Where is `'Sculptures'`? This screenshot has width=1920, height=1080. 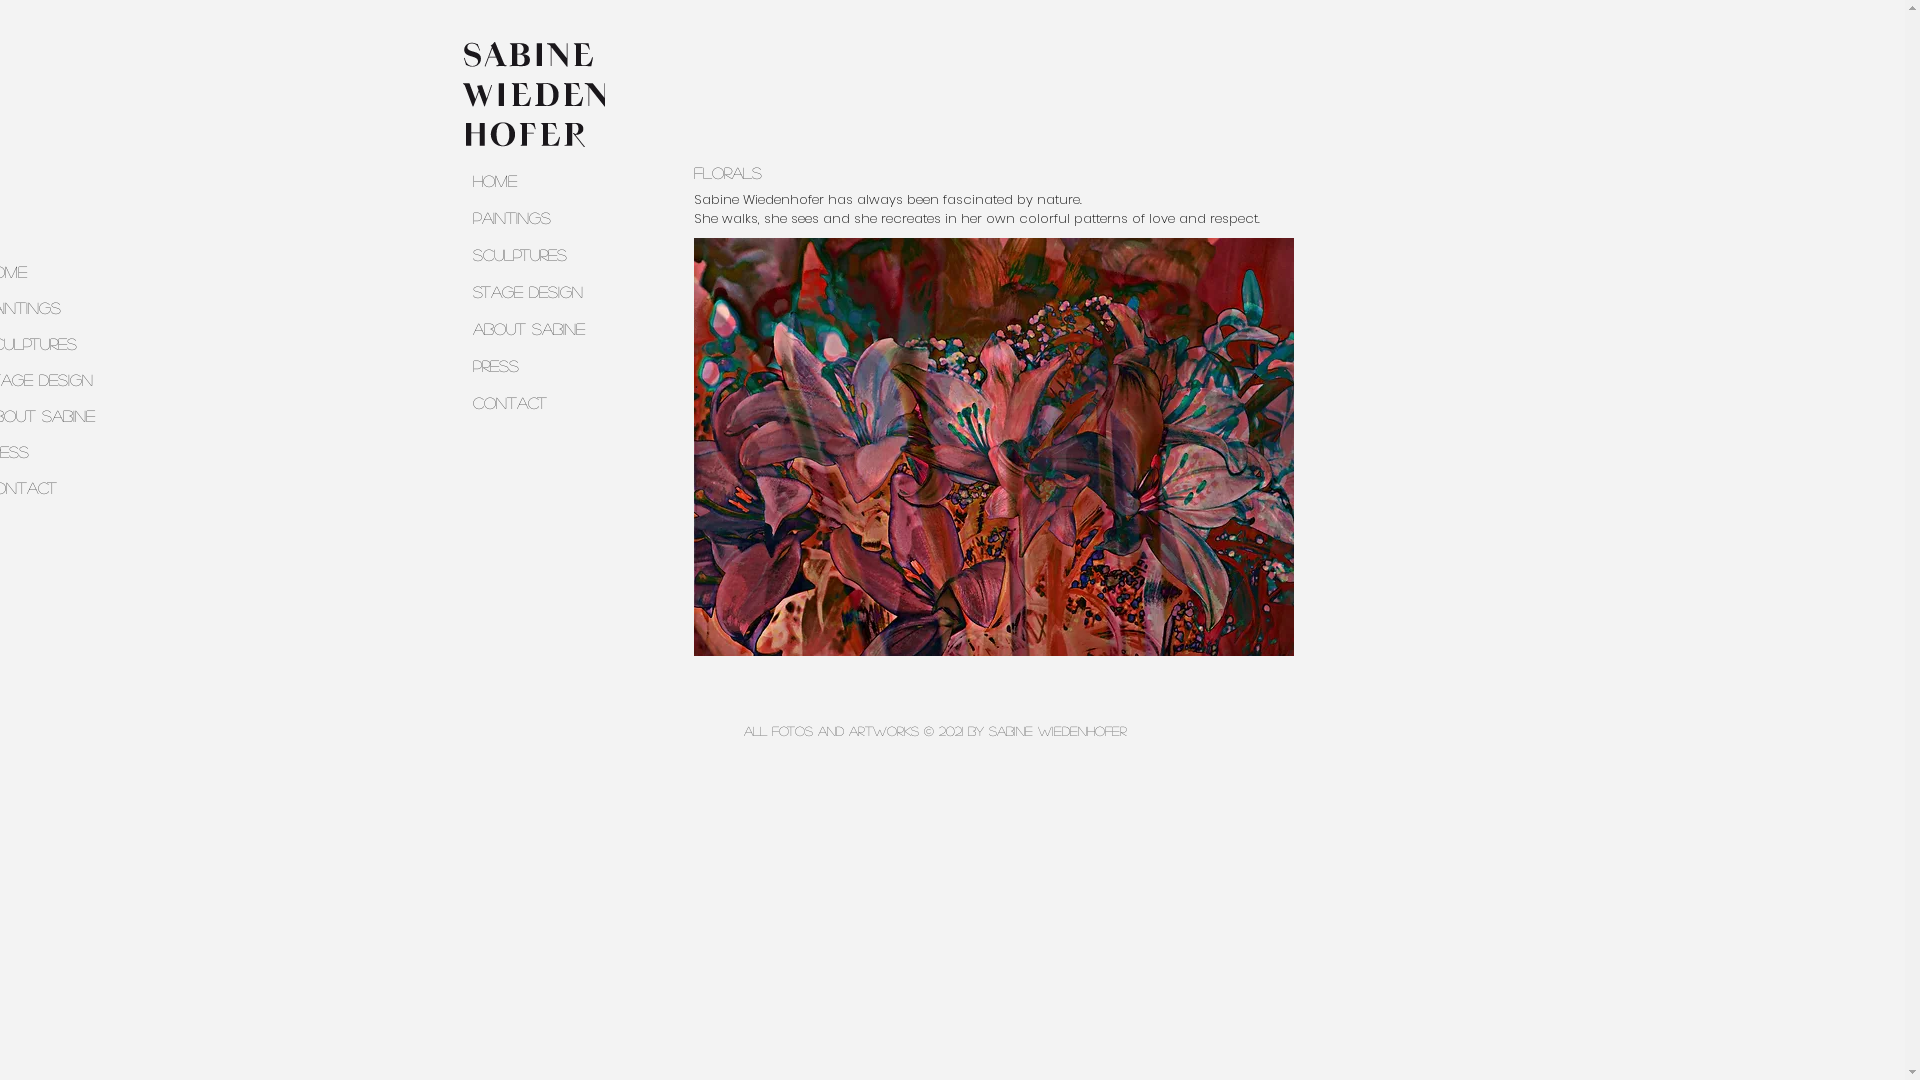
'Sculptures' is located at coordinates (549, 253).